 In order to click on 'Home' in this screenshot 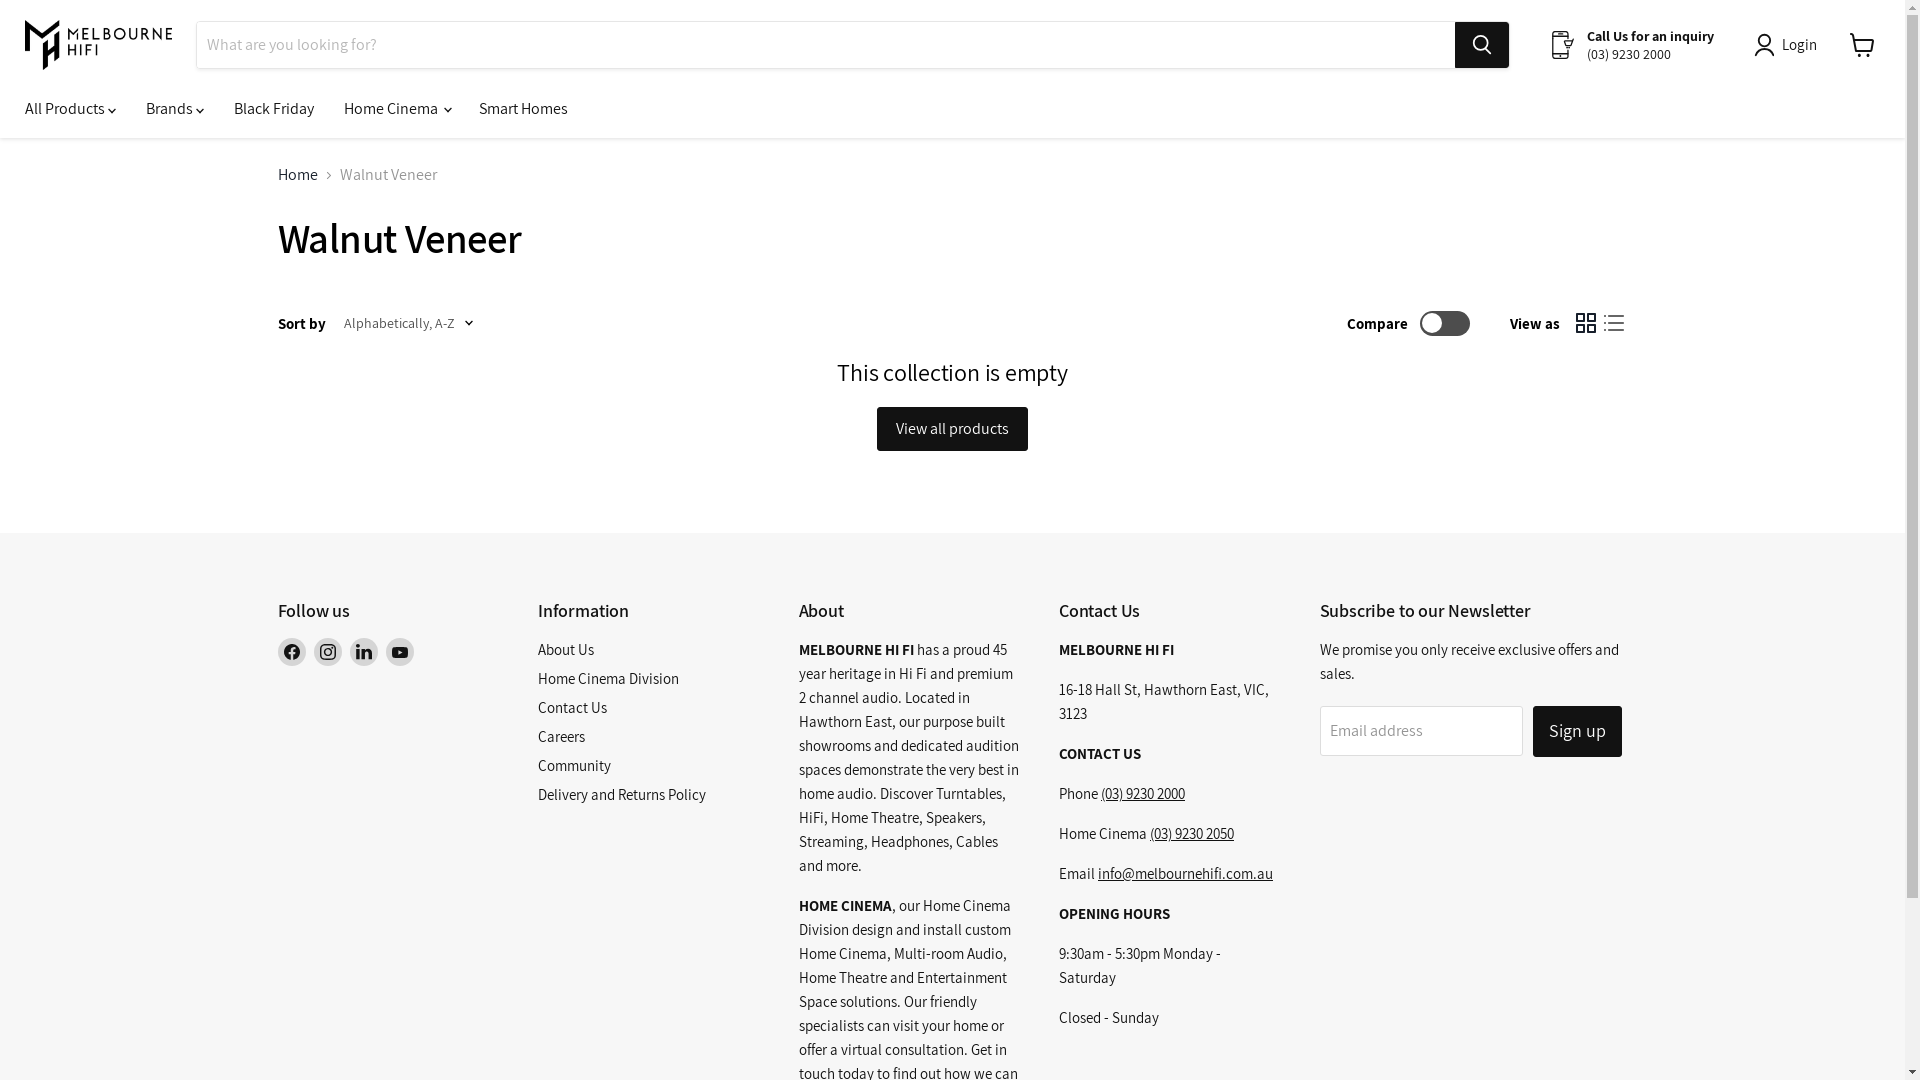, I will do `click(296, 173)`.